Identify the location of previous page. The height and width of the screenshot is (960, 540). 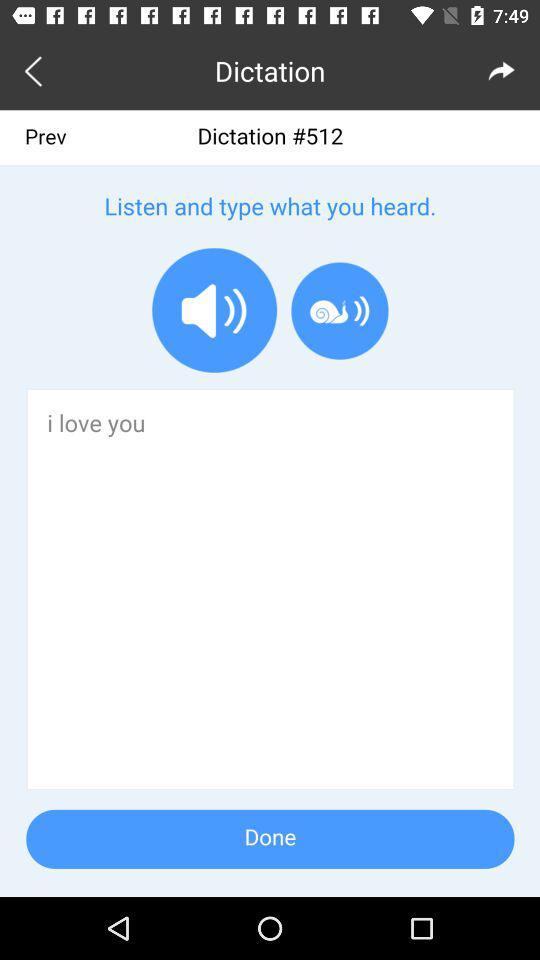
(37, 70).